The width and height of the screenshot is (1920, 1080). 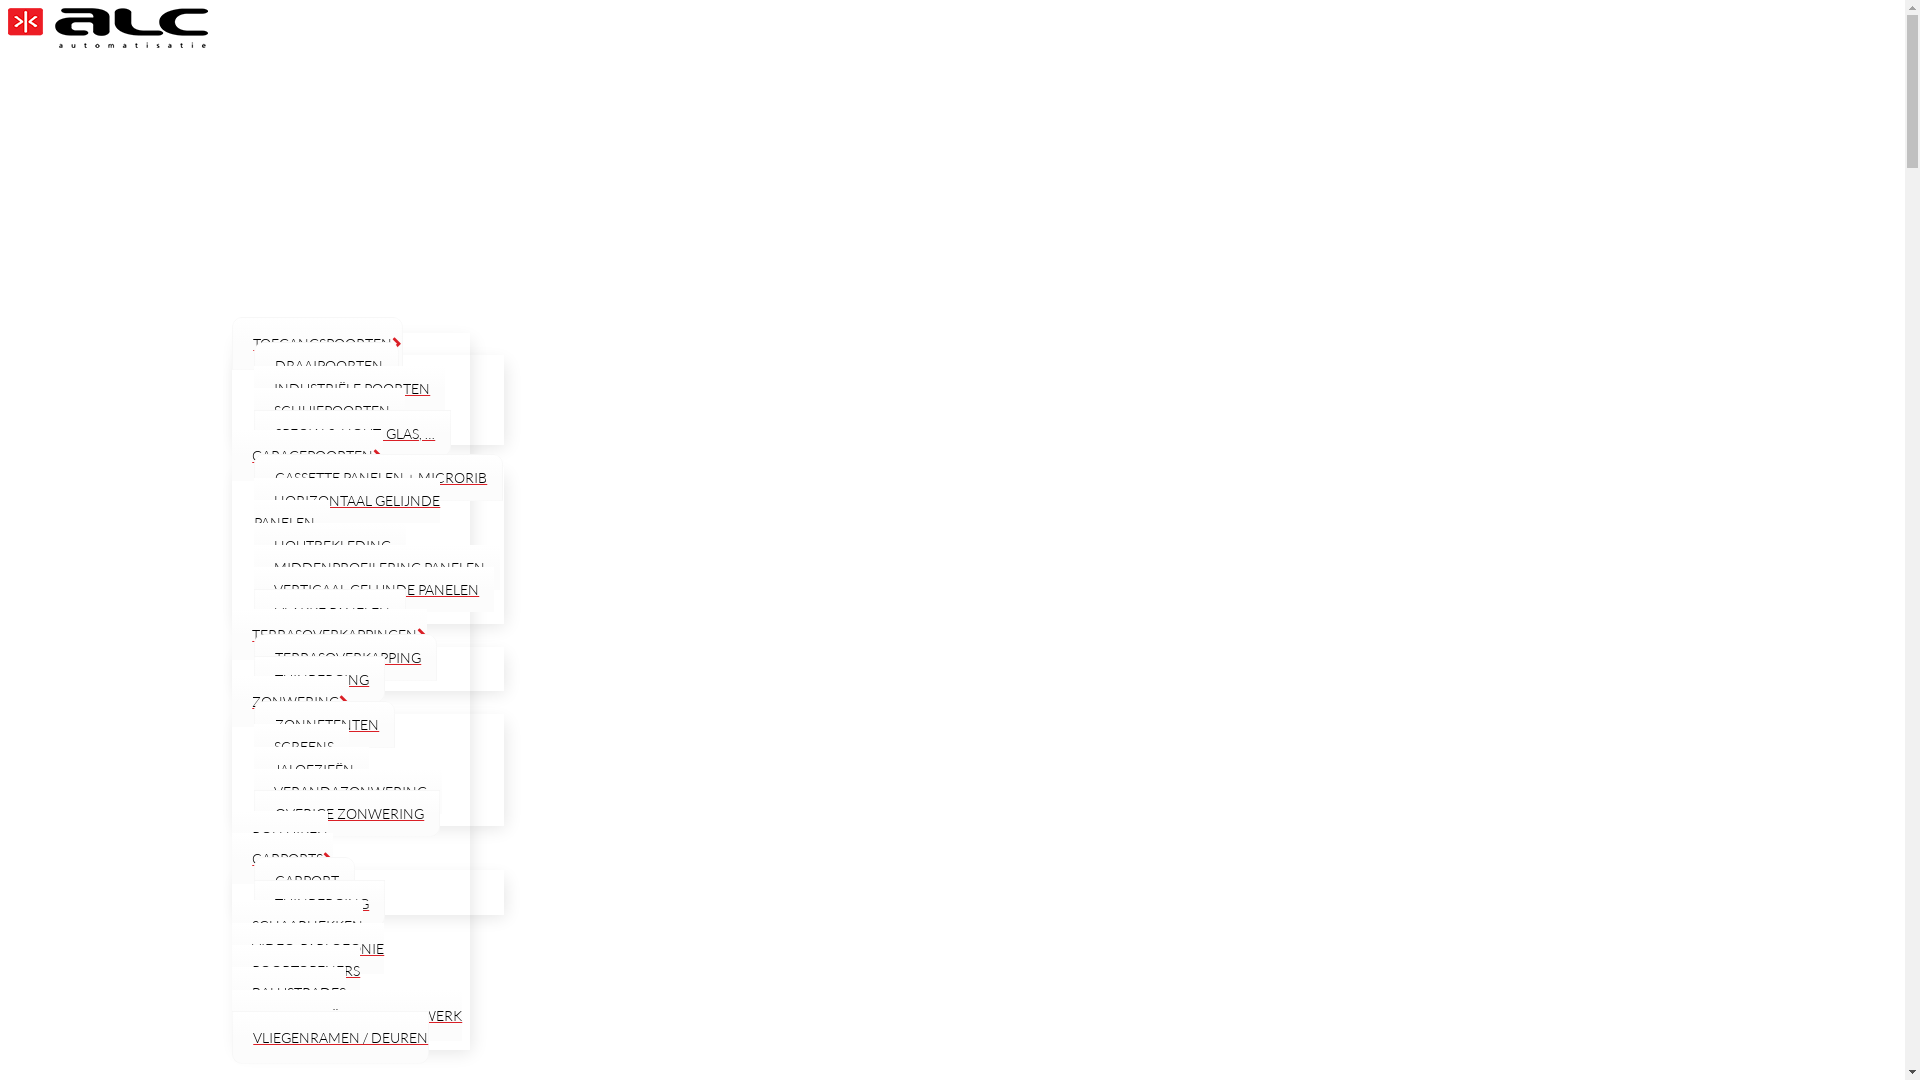 I want to click on 'SCREENS', so click(x=300, y=746).